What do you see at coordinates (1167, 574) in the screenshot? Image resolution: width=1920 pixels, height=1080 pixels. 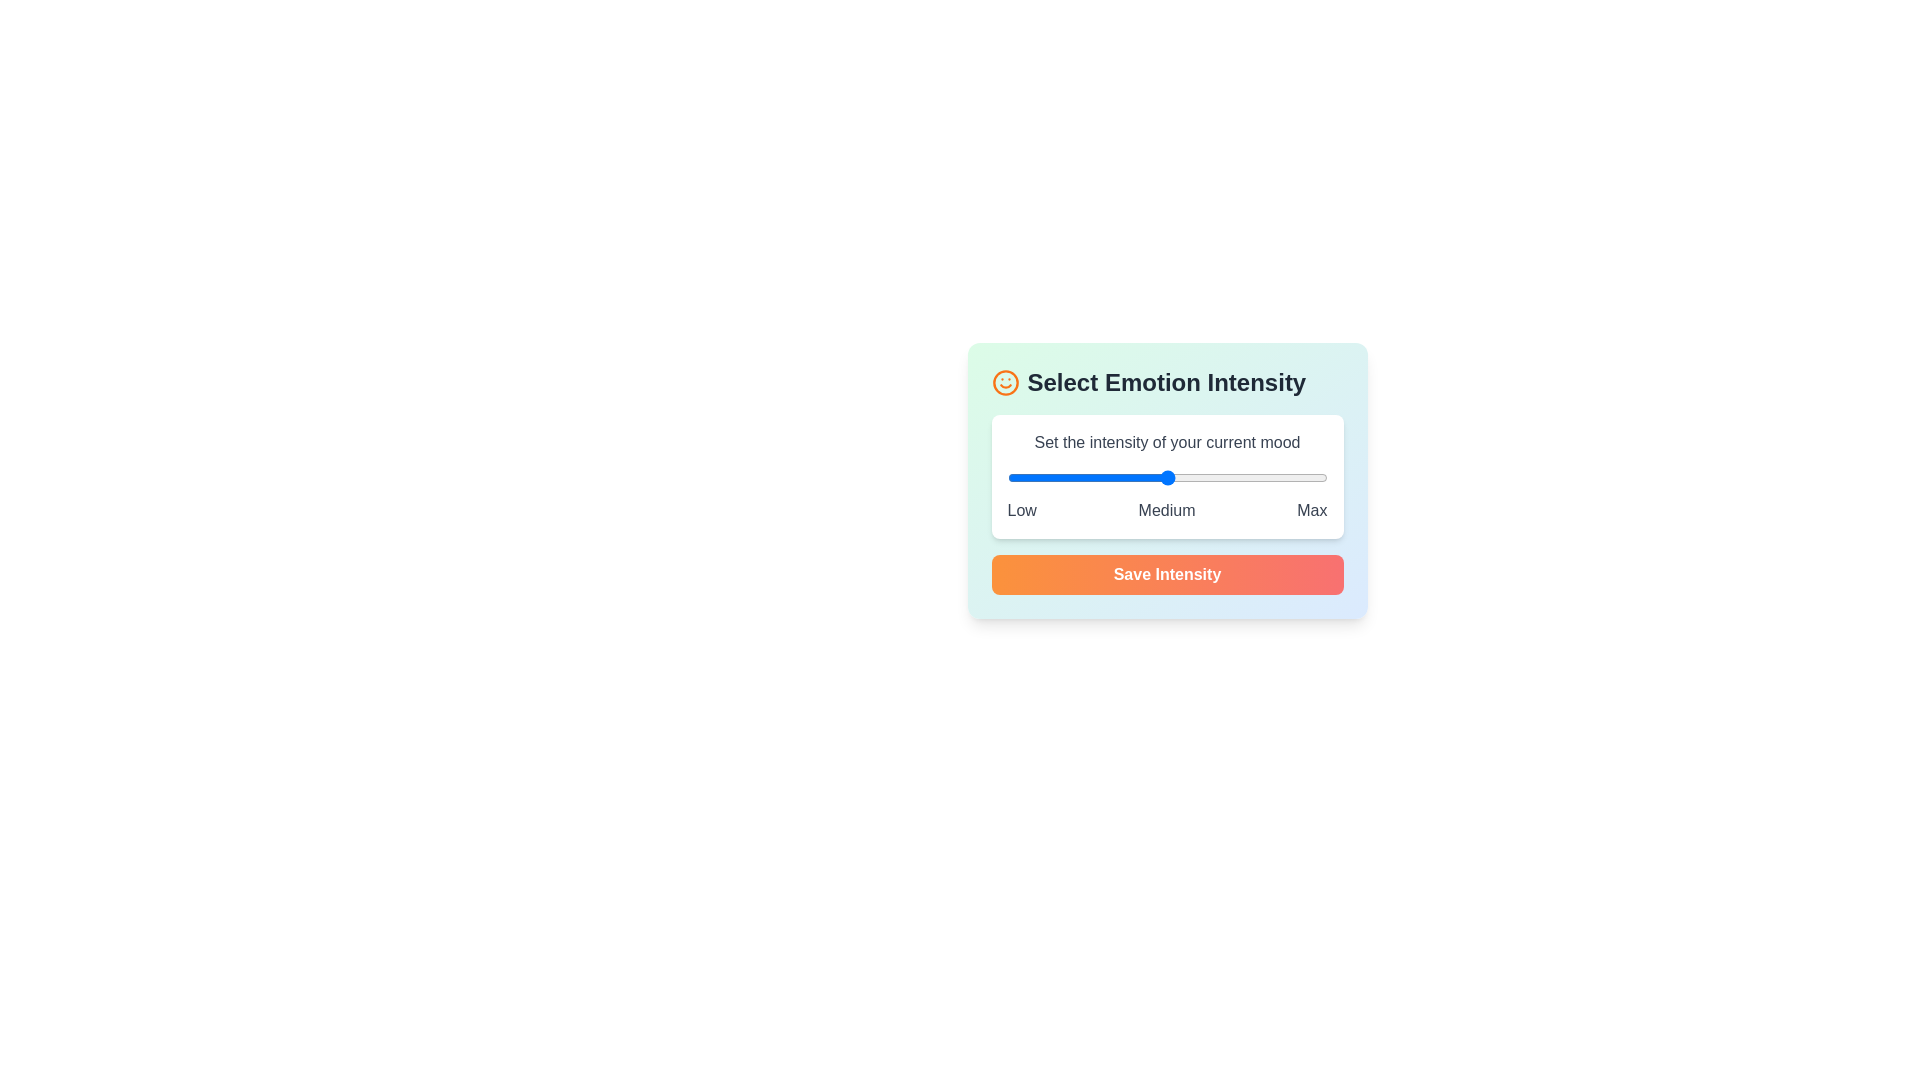 I see `the 'Save Intensity' button to submit the current intensity` at bounding box center [1167, 574].